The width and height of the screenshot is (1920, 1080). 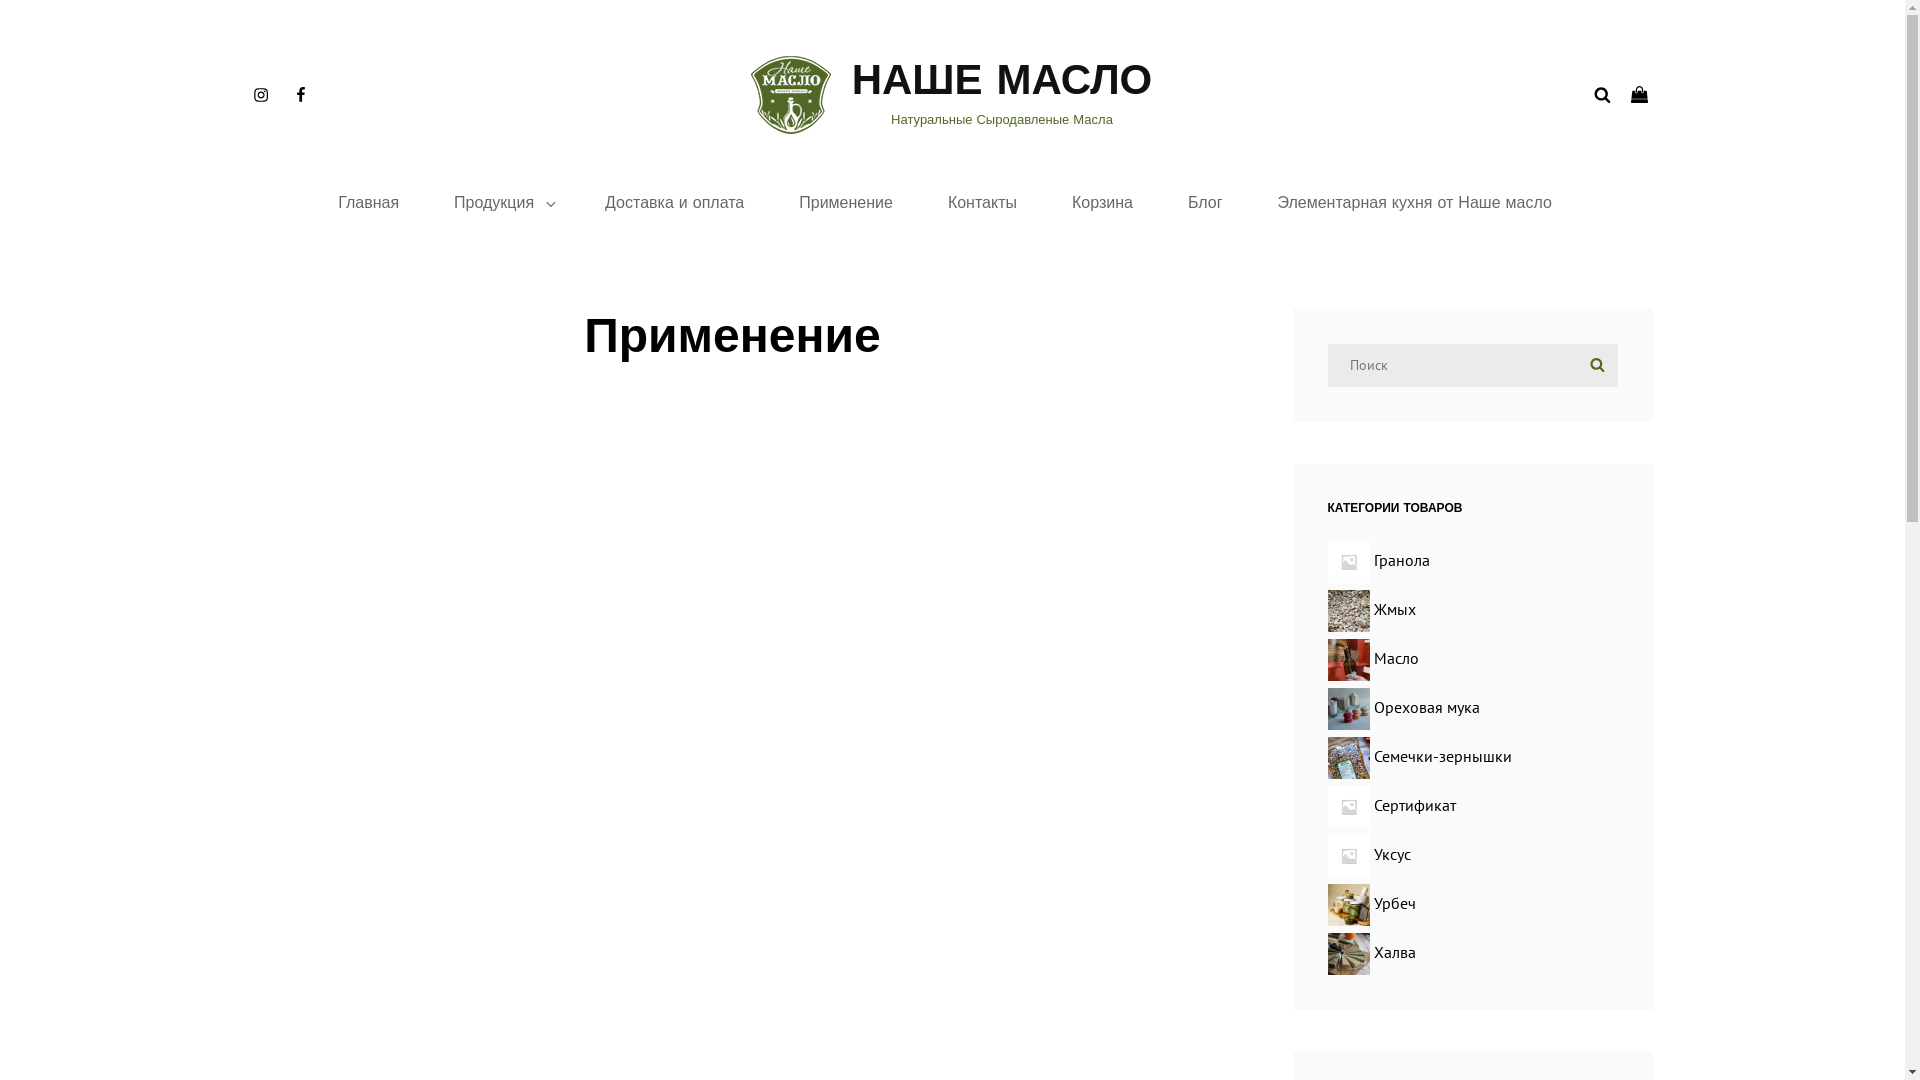 What do you see at coordinates (298, 95) in the screenshot?
I see `'Fb'` at bounding box center [298, 95].